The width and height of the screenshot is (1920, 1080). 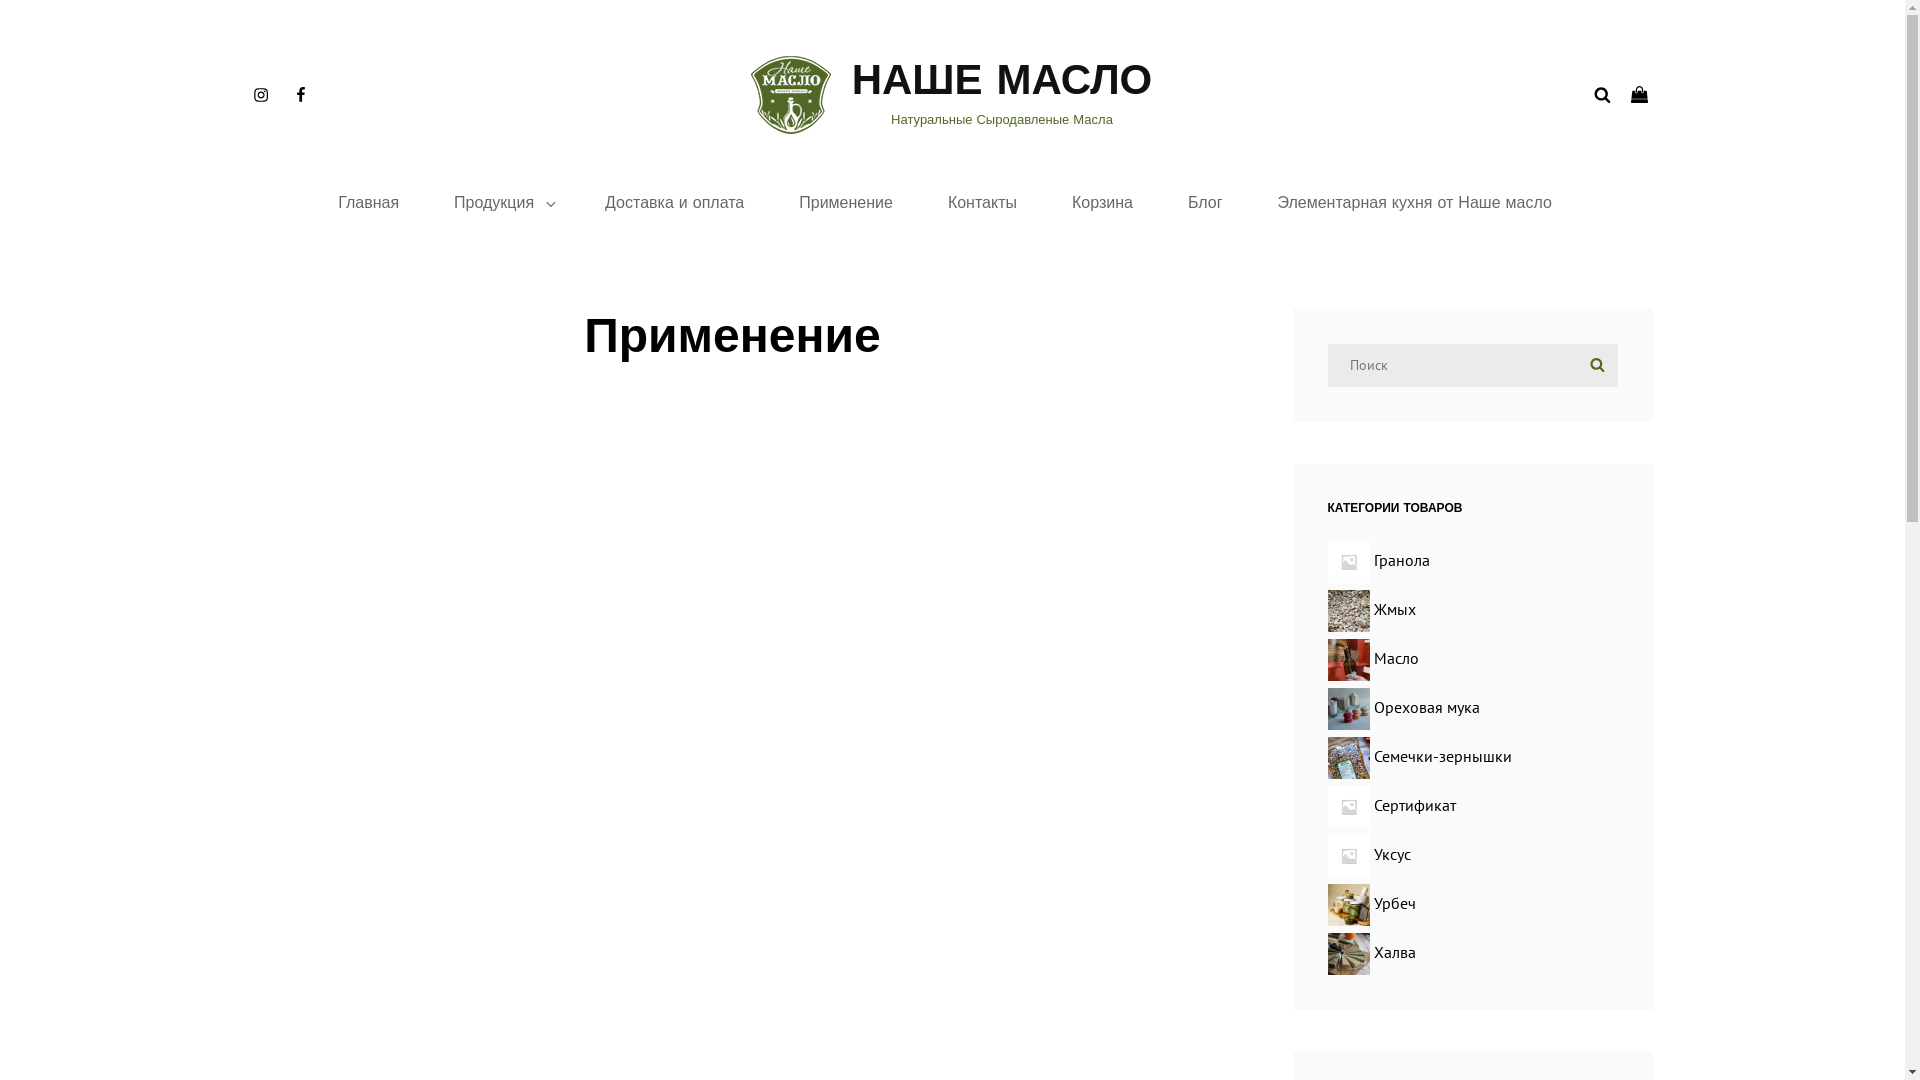 What do you see at coordinates (298, 95) in the screenshot?
I see `'Fb'` at bounding box center [298, 95].